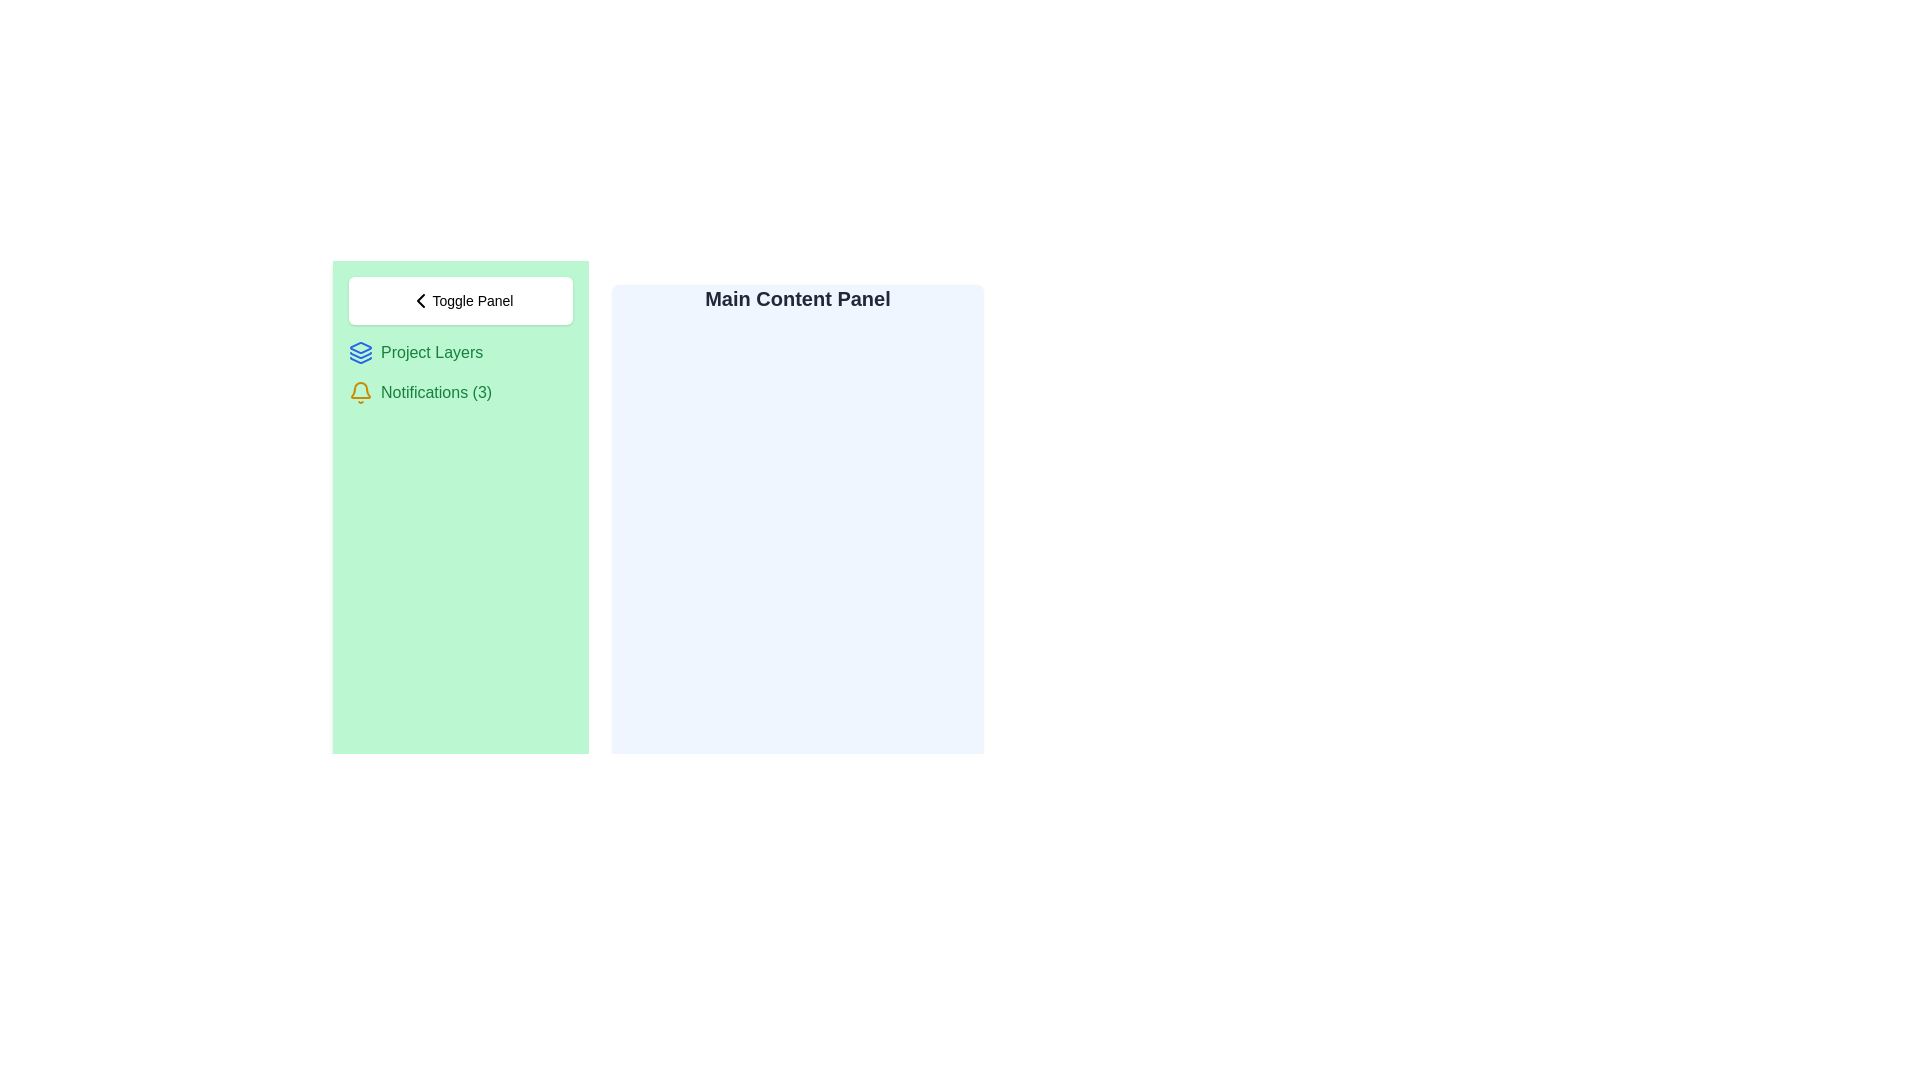 Image resolution: width=1920 pixels, height=1080 pixels. Describe the element at coordinates (435, 393) in the screenshot. I see `the notification count text label indicating three unread notifications` at that location.